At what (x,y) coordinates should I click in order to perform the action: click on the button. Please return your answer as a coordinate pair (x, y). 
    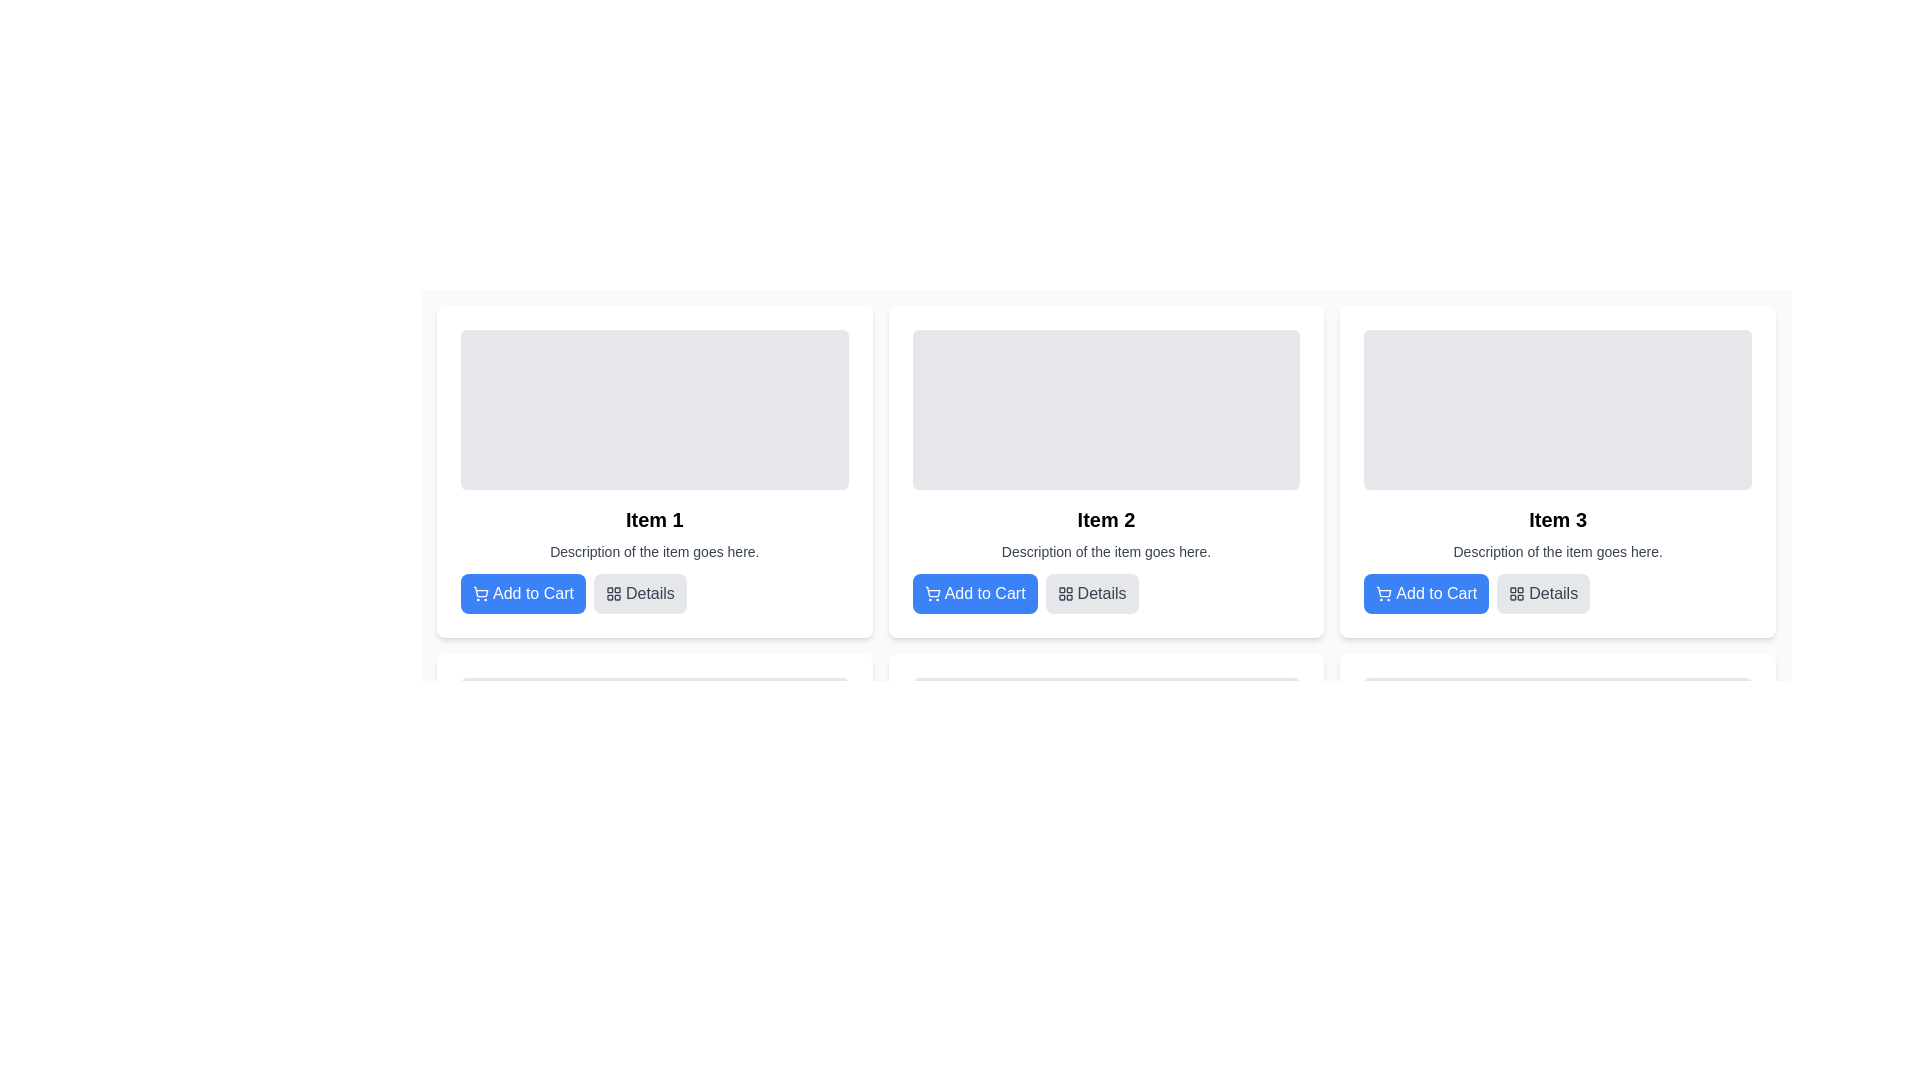
    Looking at the image, I should click on (1105, 593).